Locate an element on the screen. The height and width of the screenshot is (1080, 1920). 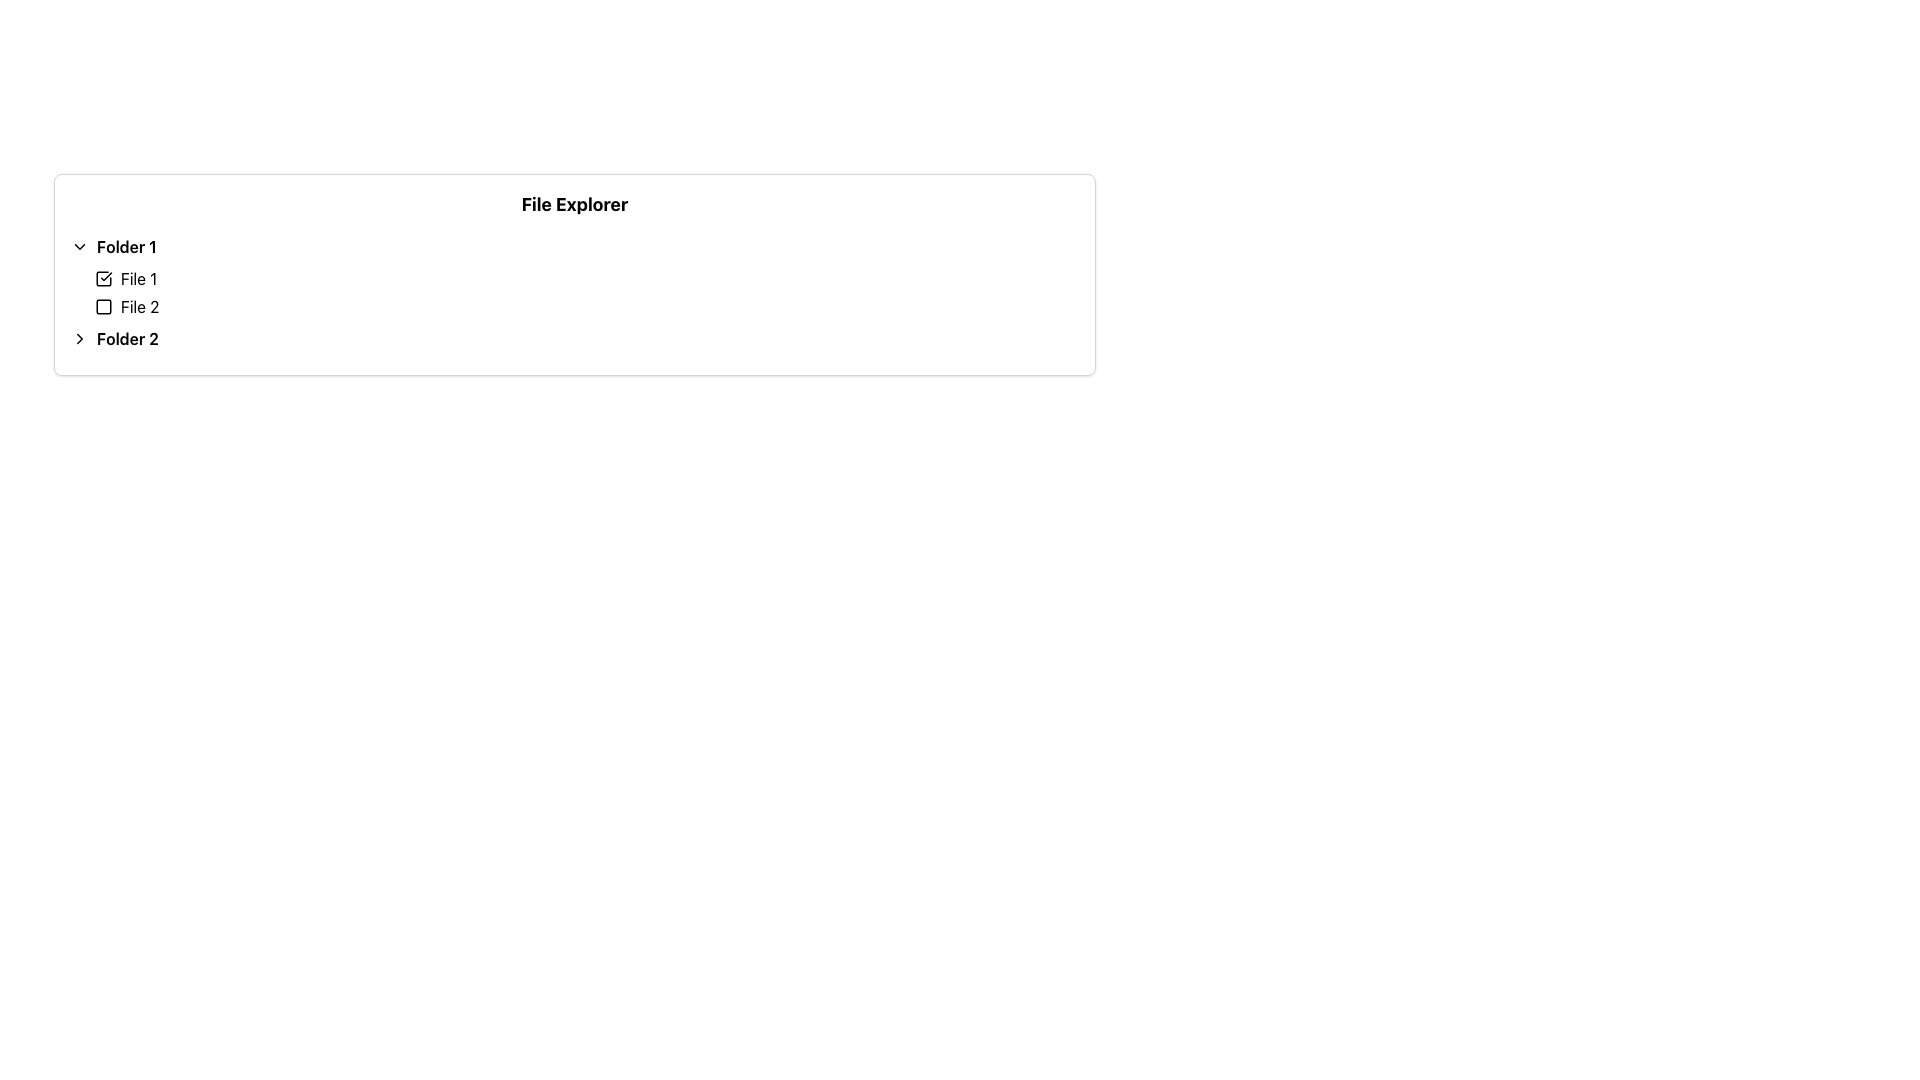
the Checkbox icon is located at coordinates (103, 307).